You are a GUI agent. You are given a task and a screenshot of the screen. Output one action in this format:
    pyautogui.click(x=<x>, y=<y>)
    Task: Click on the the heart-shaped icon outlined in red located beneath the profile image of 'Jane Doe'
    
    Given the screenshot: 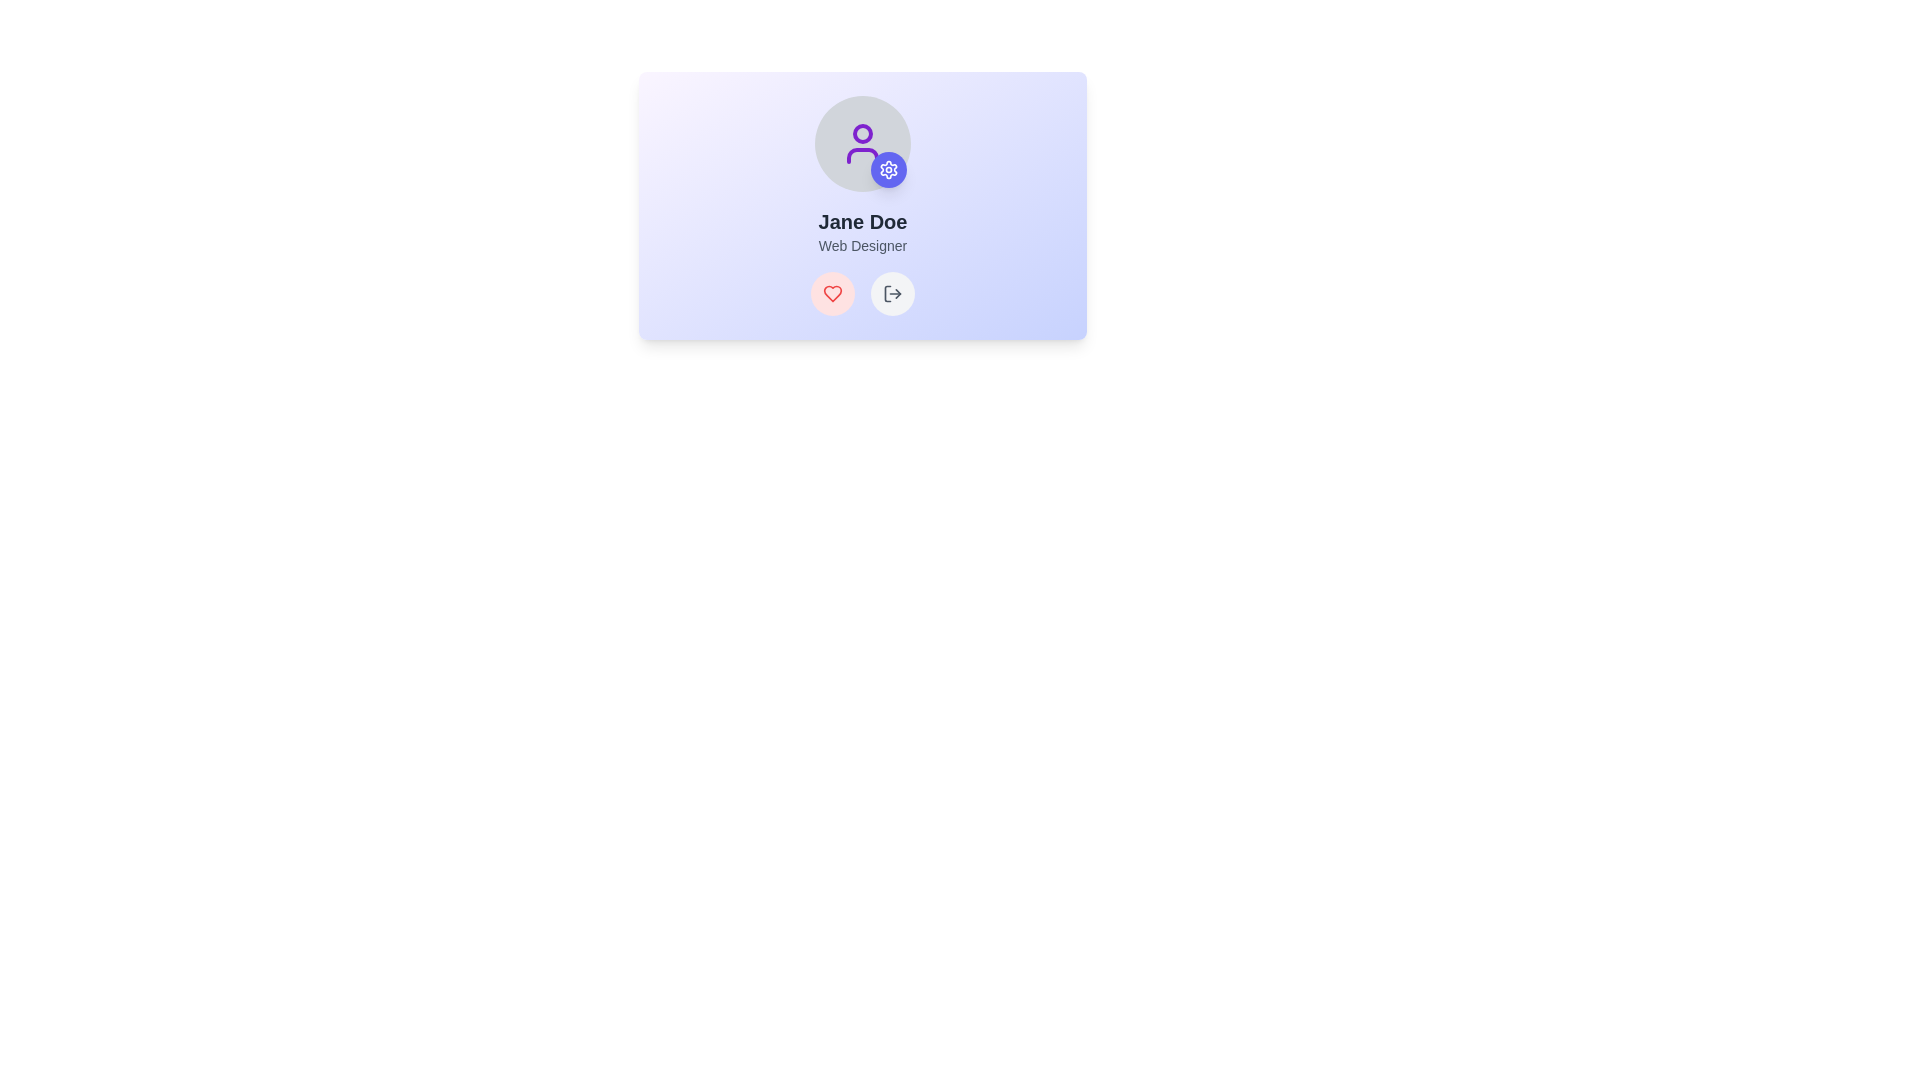 What is the action you would take?
    pyautogui.click(x=833, y=293)
    